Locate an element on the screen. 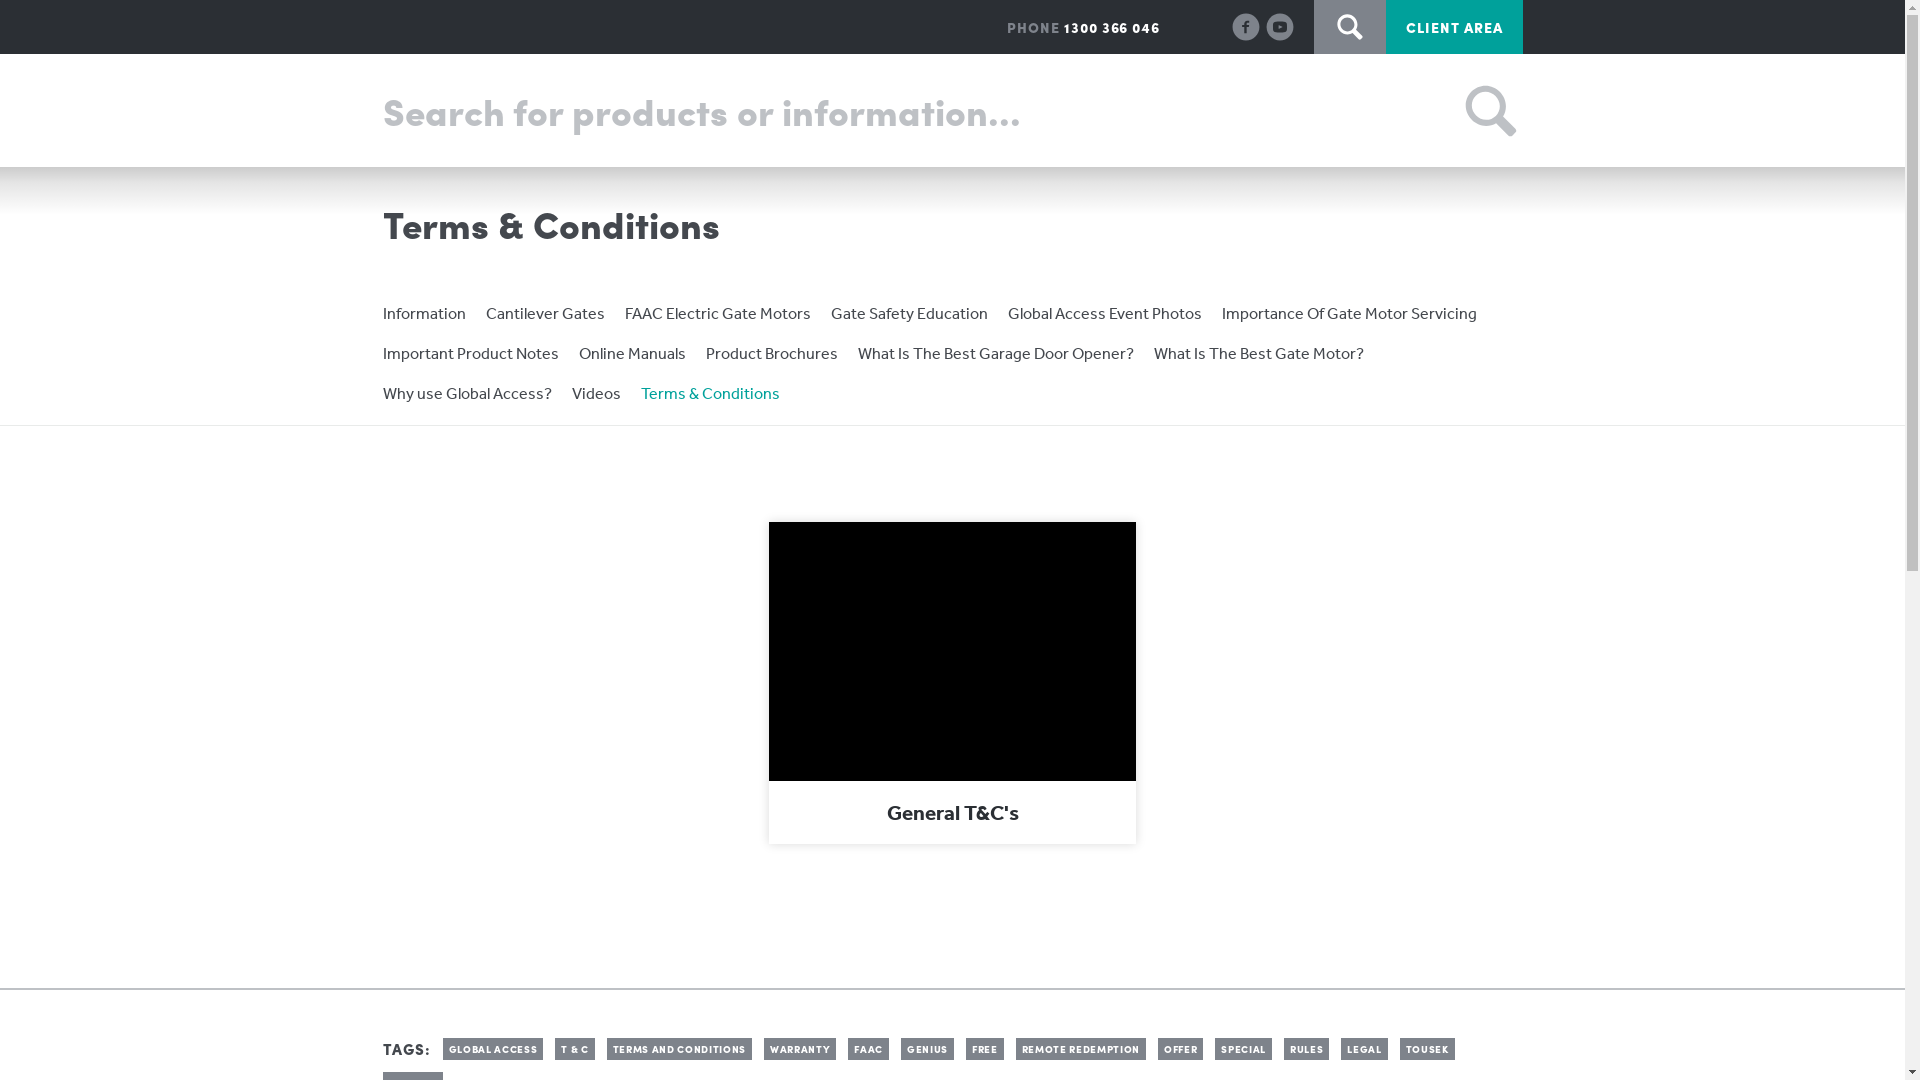 The image size is (1920, 1080). 'BRANDS' is located at coordinates (828, 111).